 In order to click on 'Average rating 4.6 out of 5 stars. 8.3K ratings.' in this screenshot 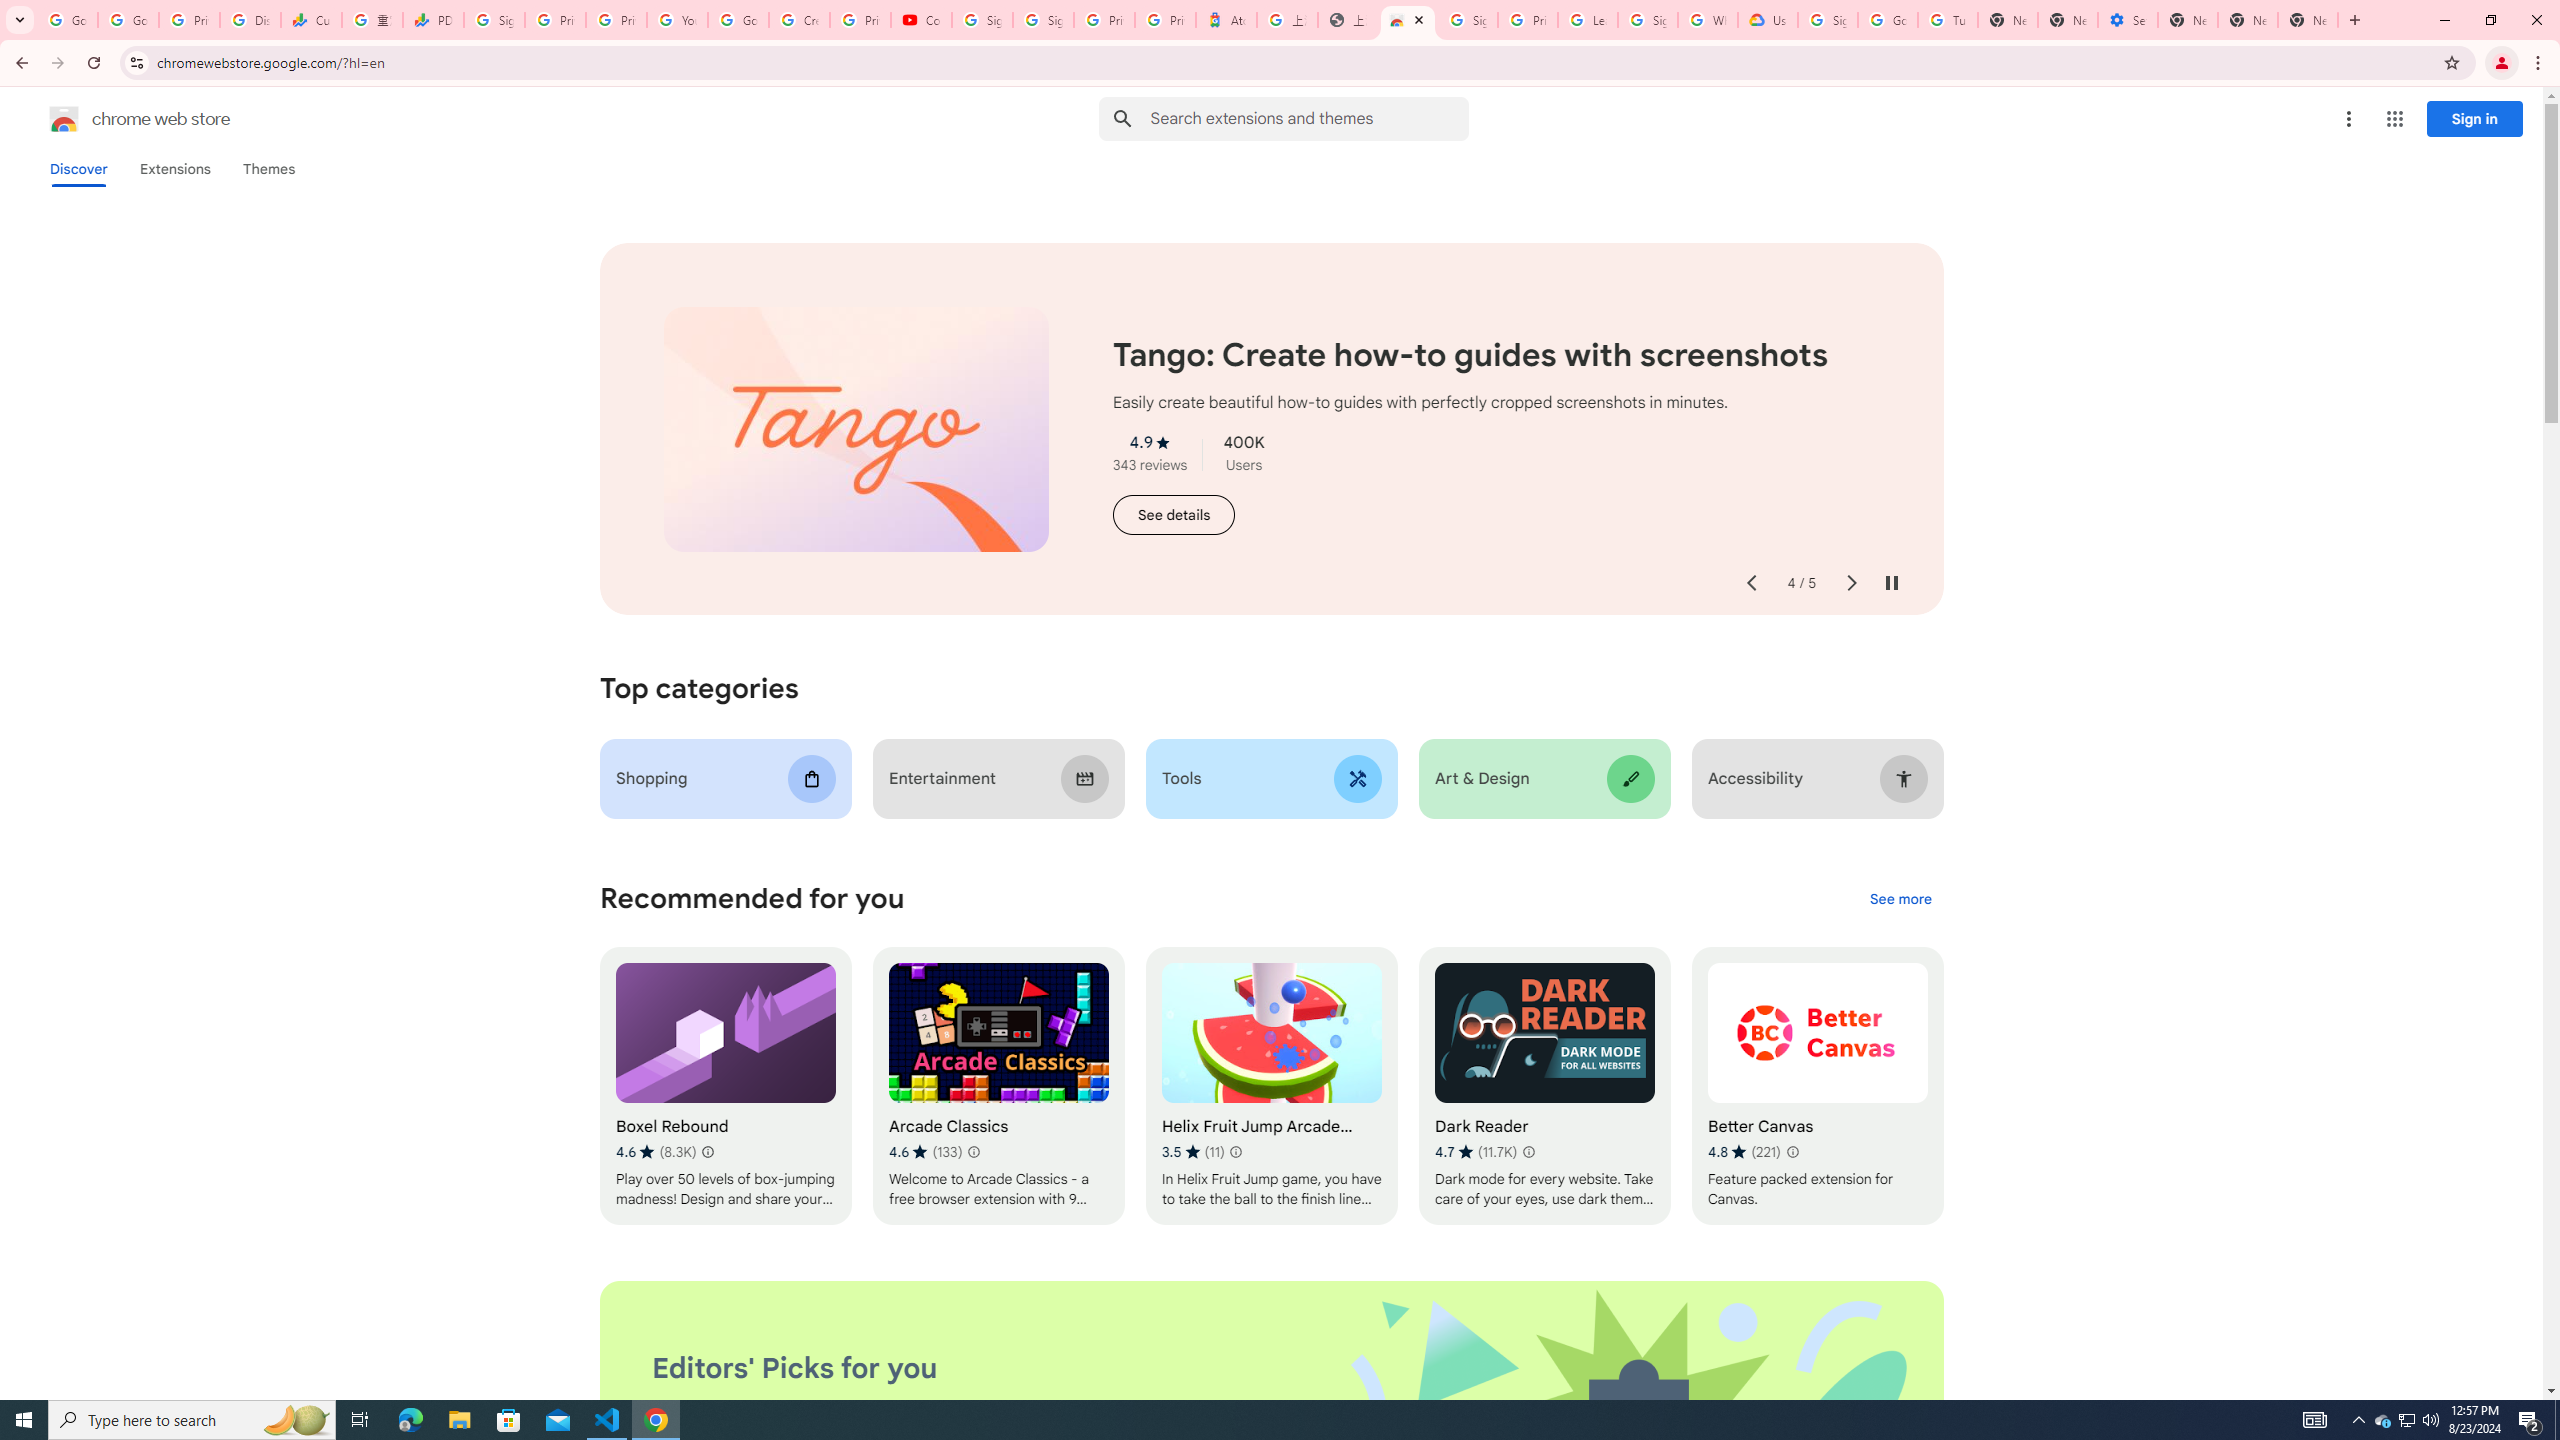, I will do `click(655, 1152)`.